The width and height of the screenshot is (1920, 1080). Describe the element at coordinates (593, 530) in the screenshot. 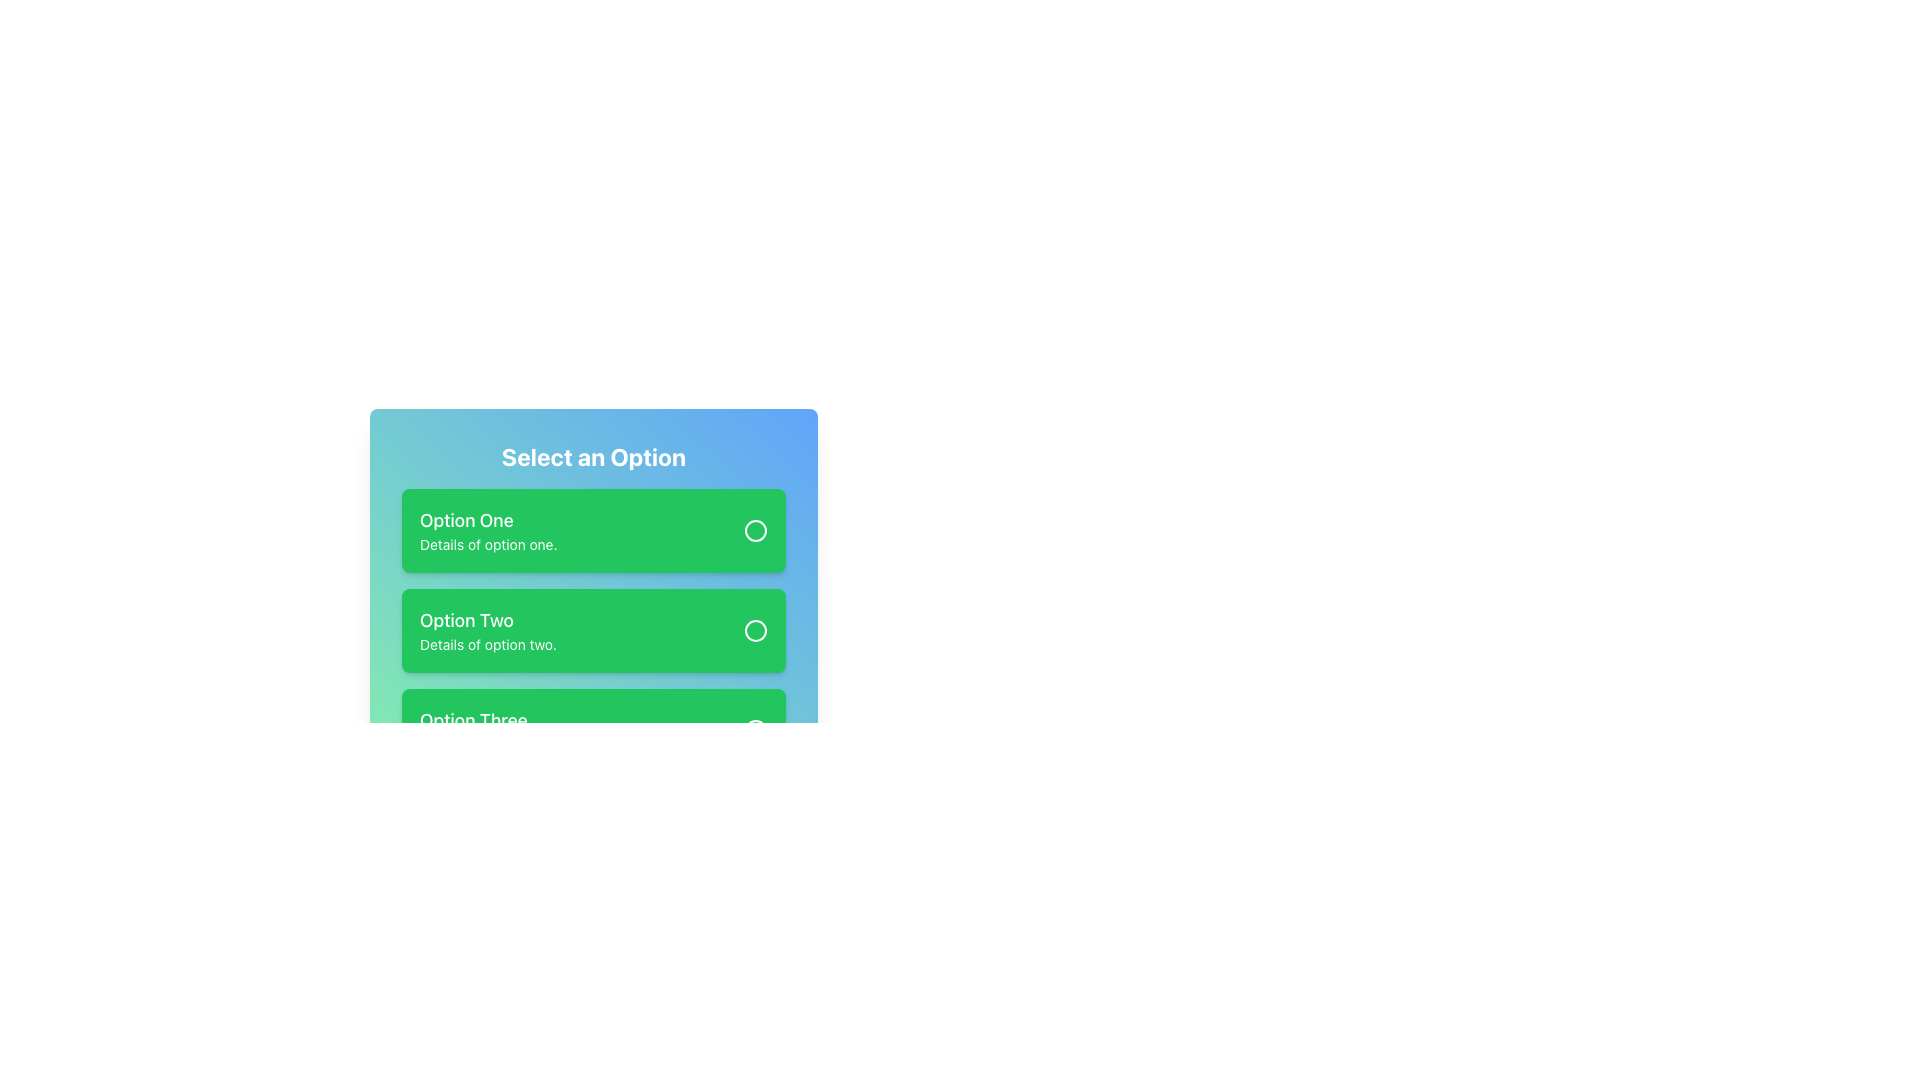

I see `the 'Option One' button located beneath the title 'Select an Option'` at that location.